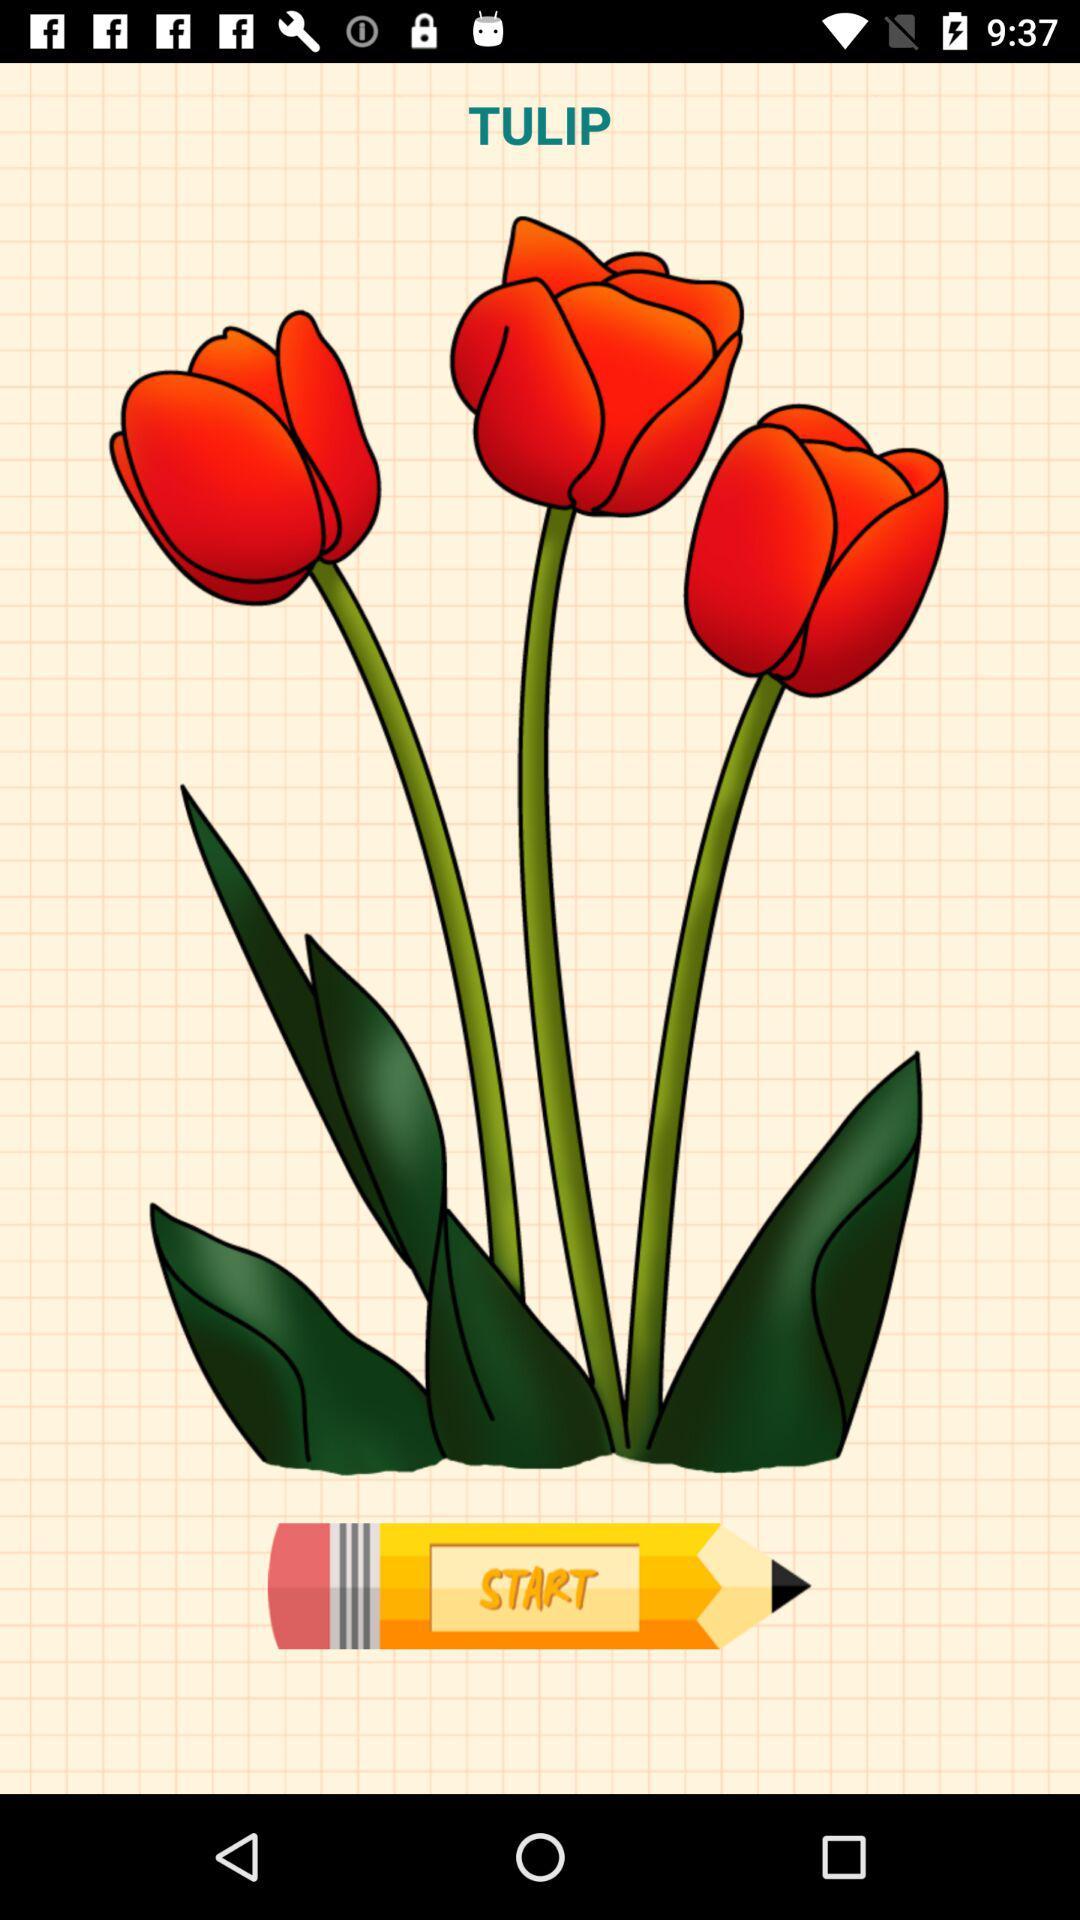  Describe the element at coordinates (538, 1585) in the screenshot. I see `start here` at that location.